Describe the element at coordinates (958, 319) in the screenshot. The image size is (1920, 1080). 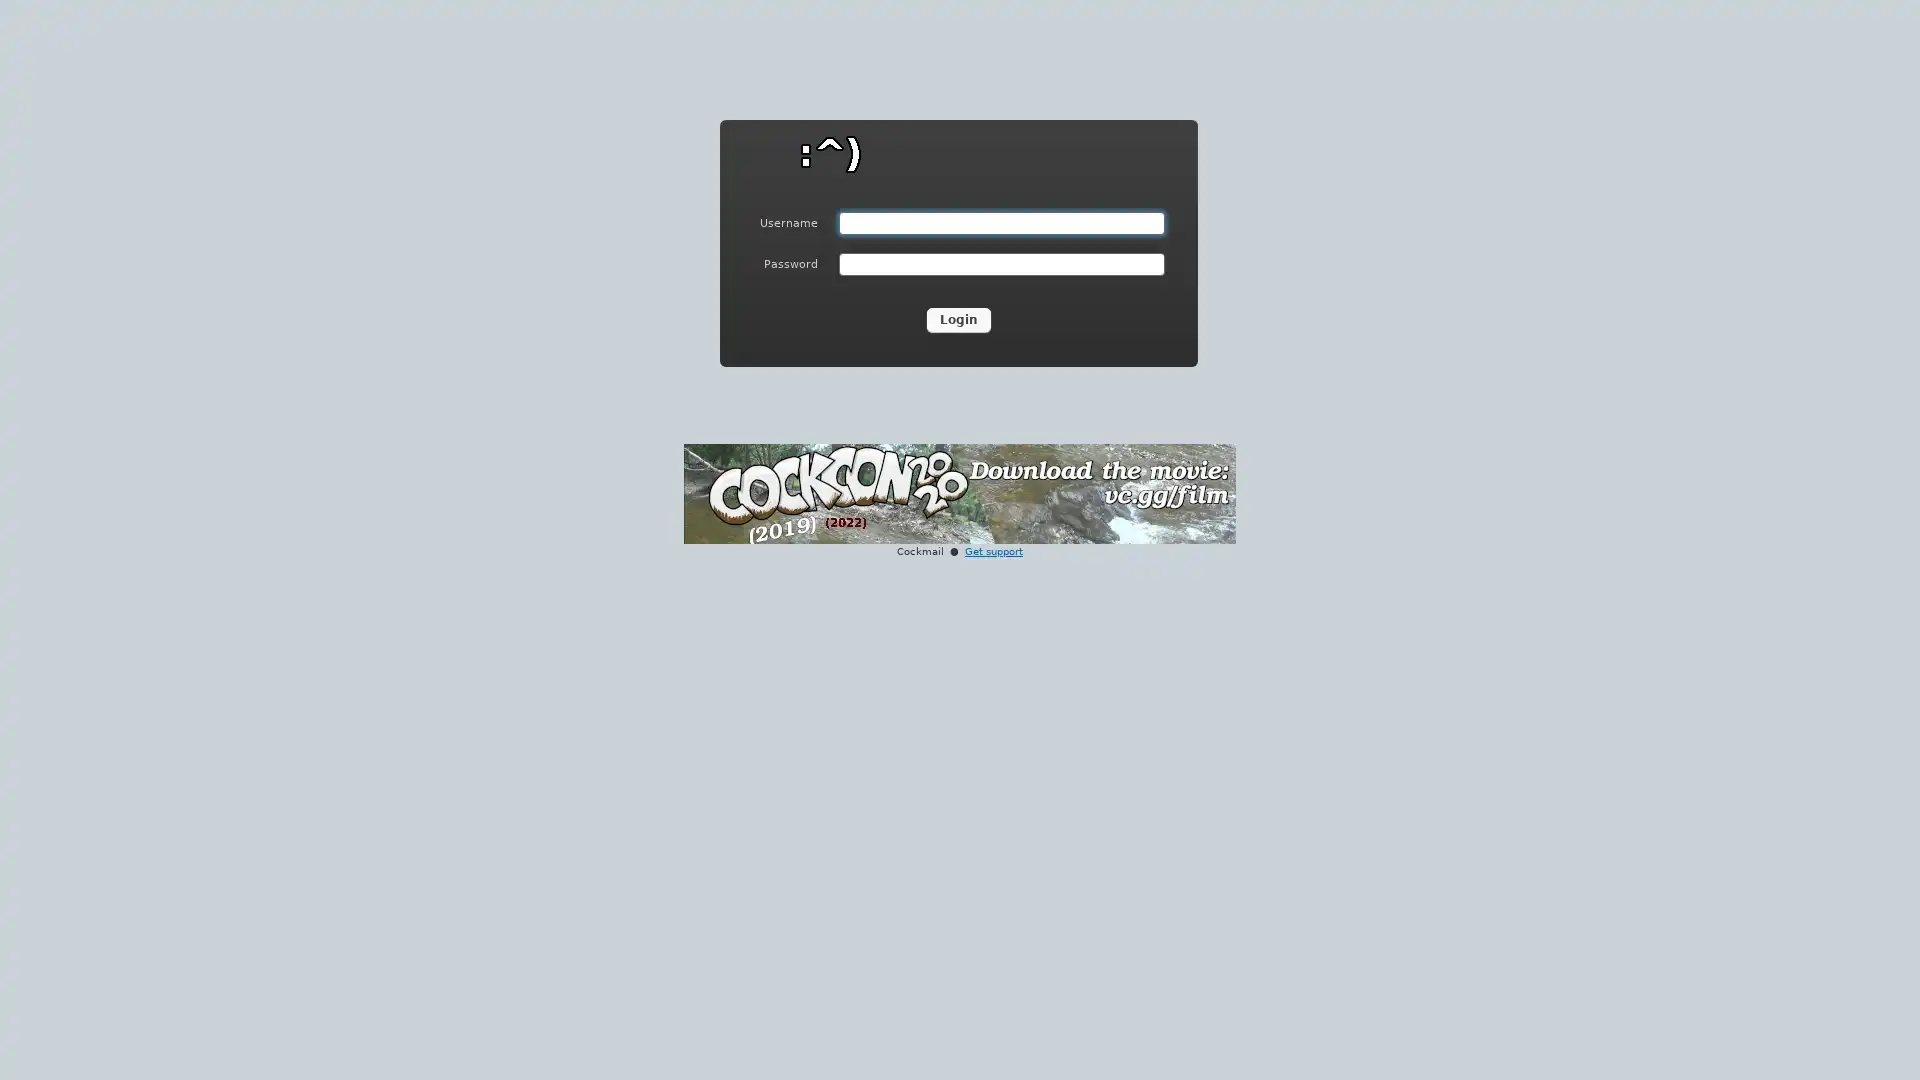
I see `Login` at that location.